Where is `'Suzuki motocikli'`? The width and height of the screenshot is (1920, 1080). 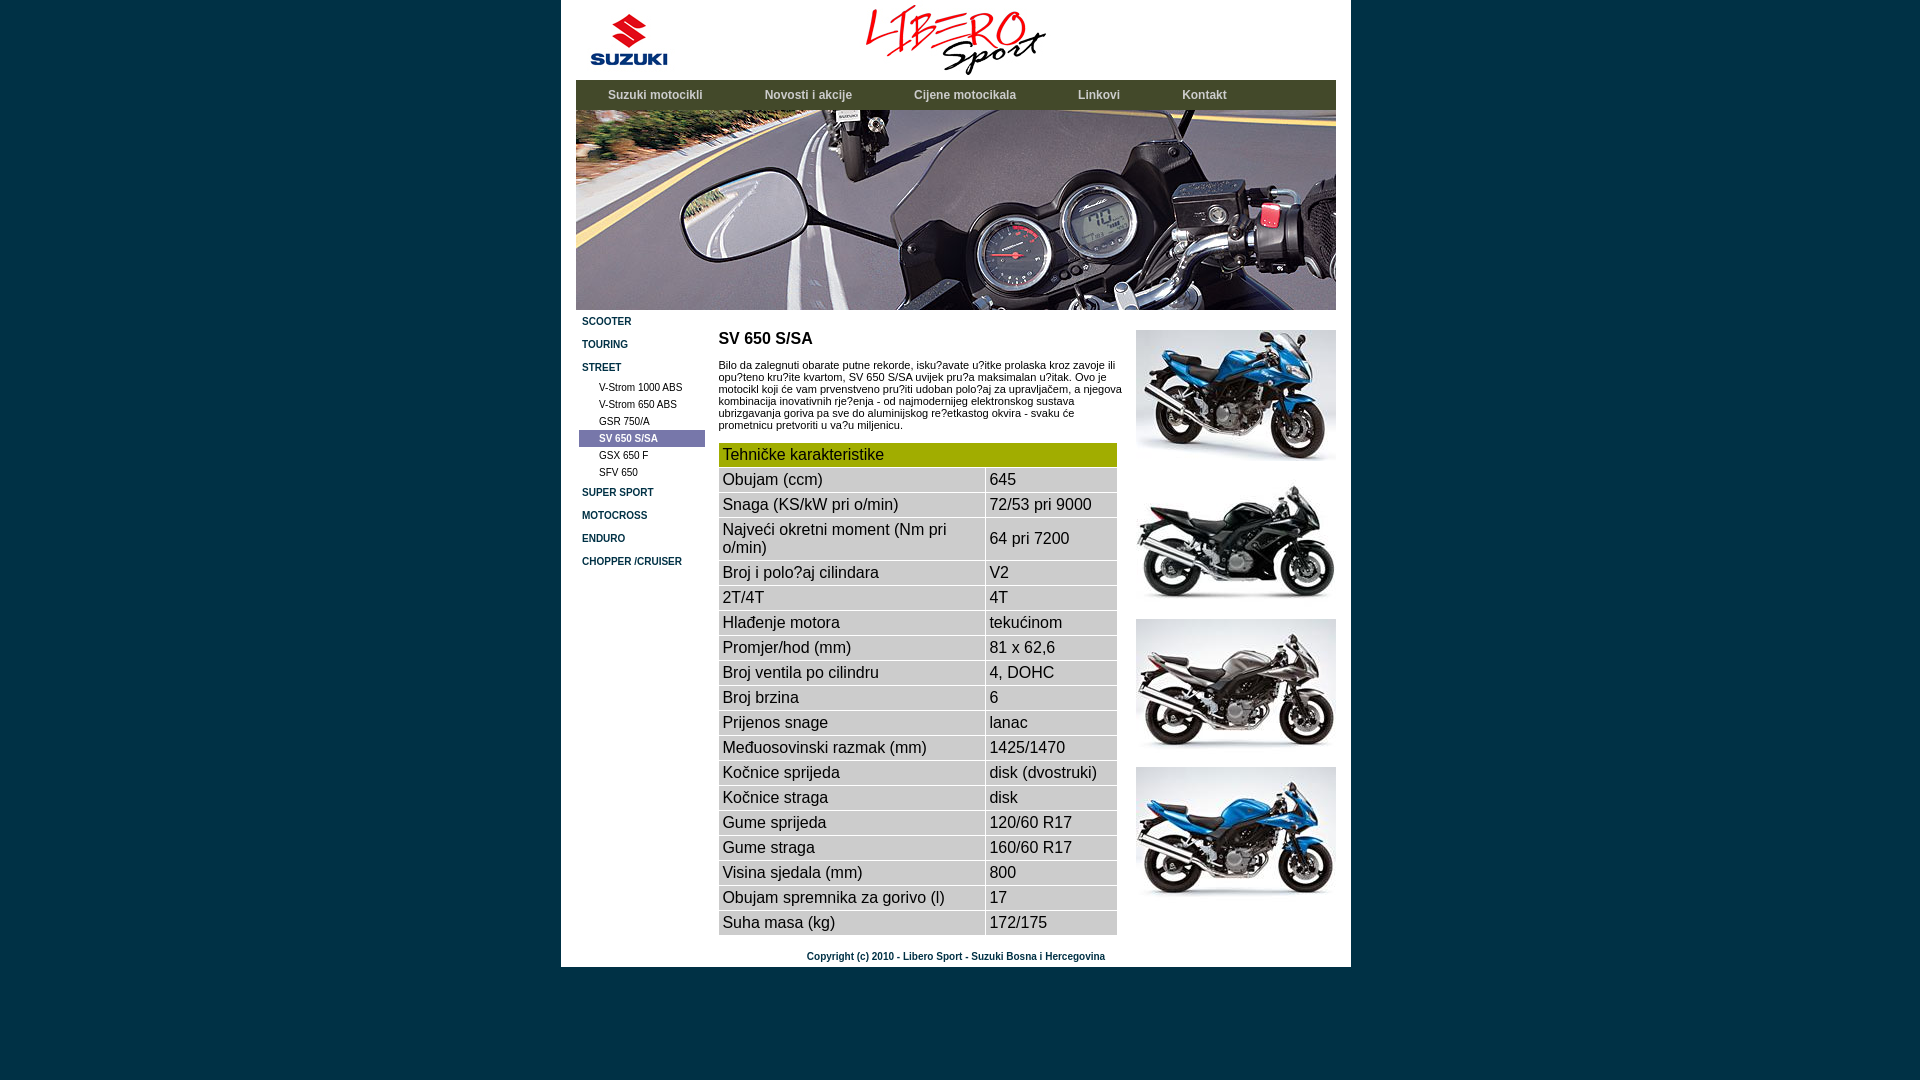 'Suzuki motocikli' is located at coordinates (578, 95).